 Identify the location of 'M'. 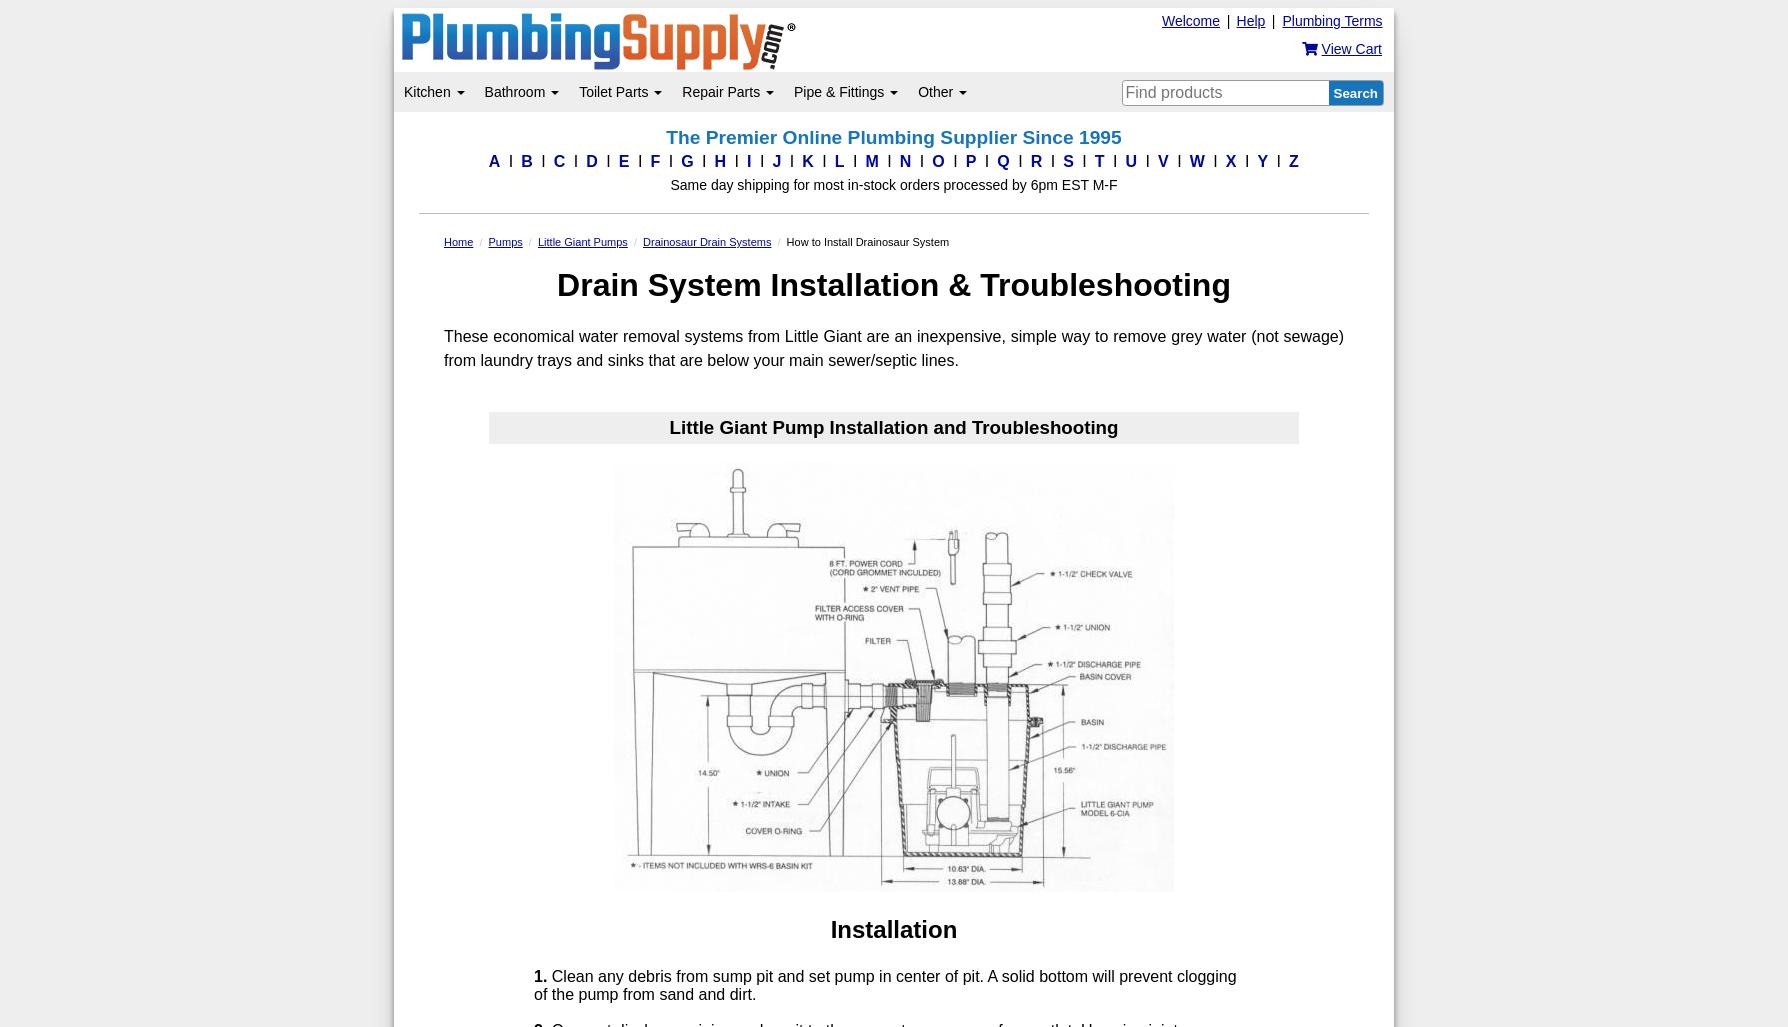
(870, 161).